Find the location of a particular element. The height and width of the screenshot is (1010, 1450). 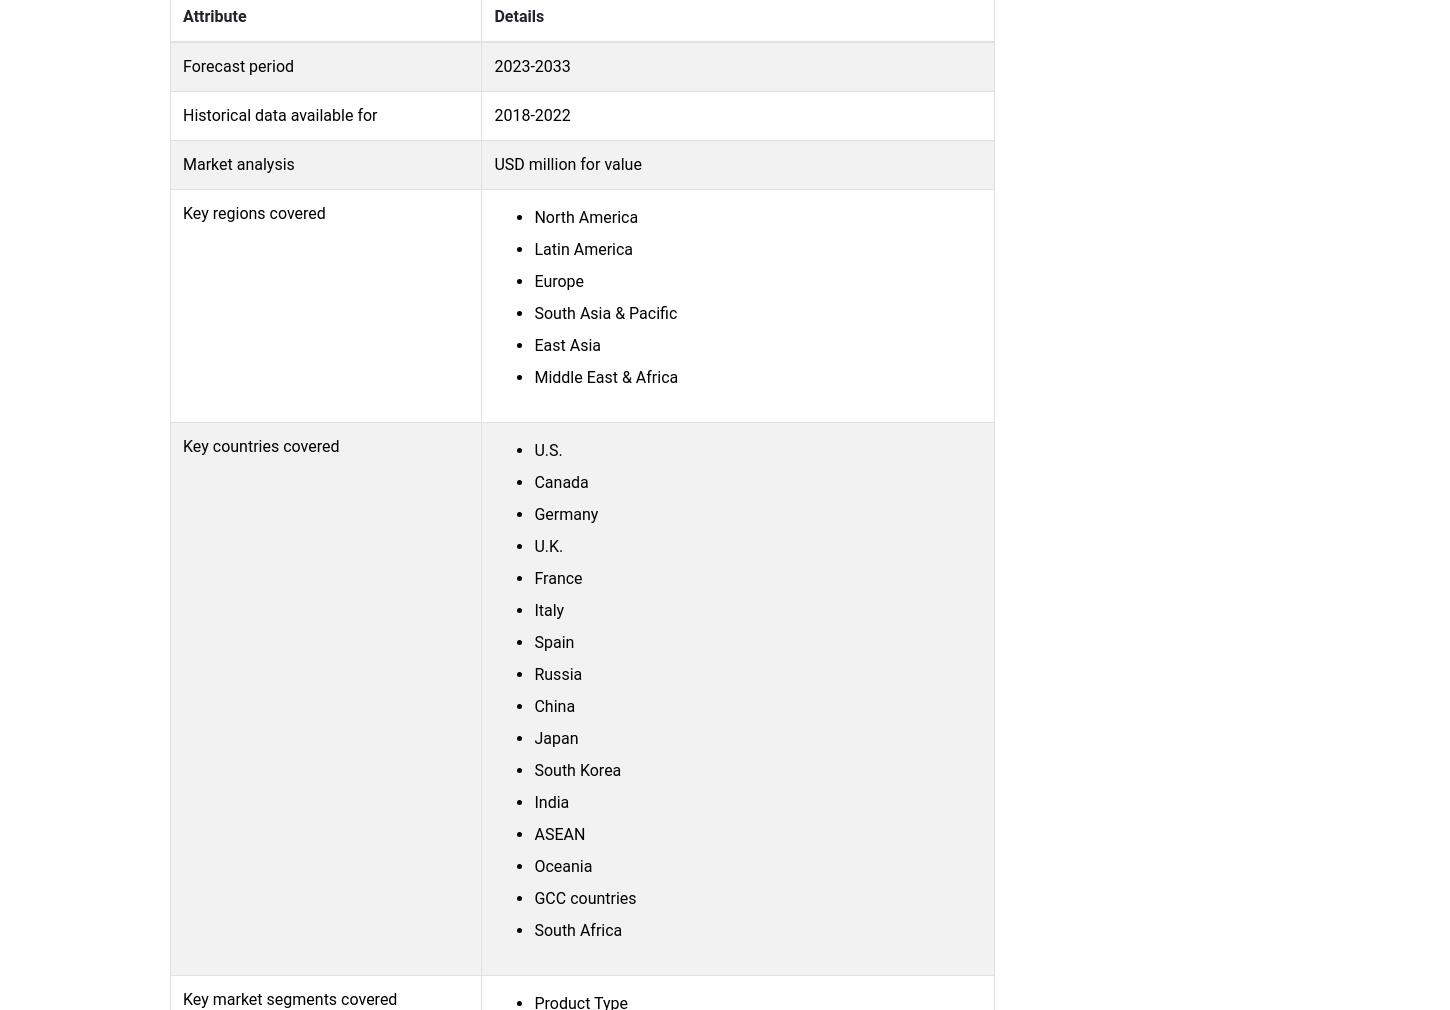

'Canada' is located at coordinates (561, 481).